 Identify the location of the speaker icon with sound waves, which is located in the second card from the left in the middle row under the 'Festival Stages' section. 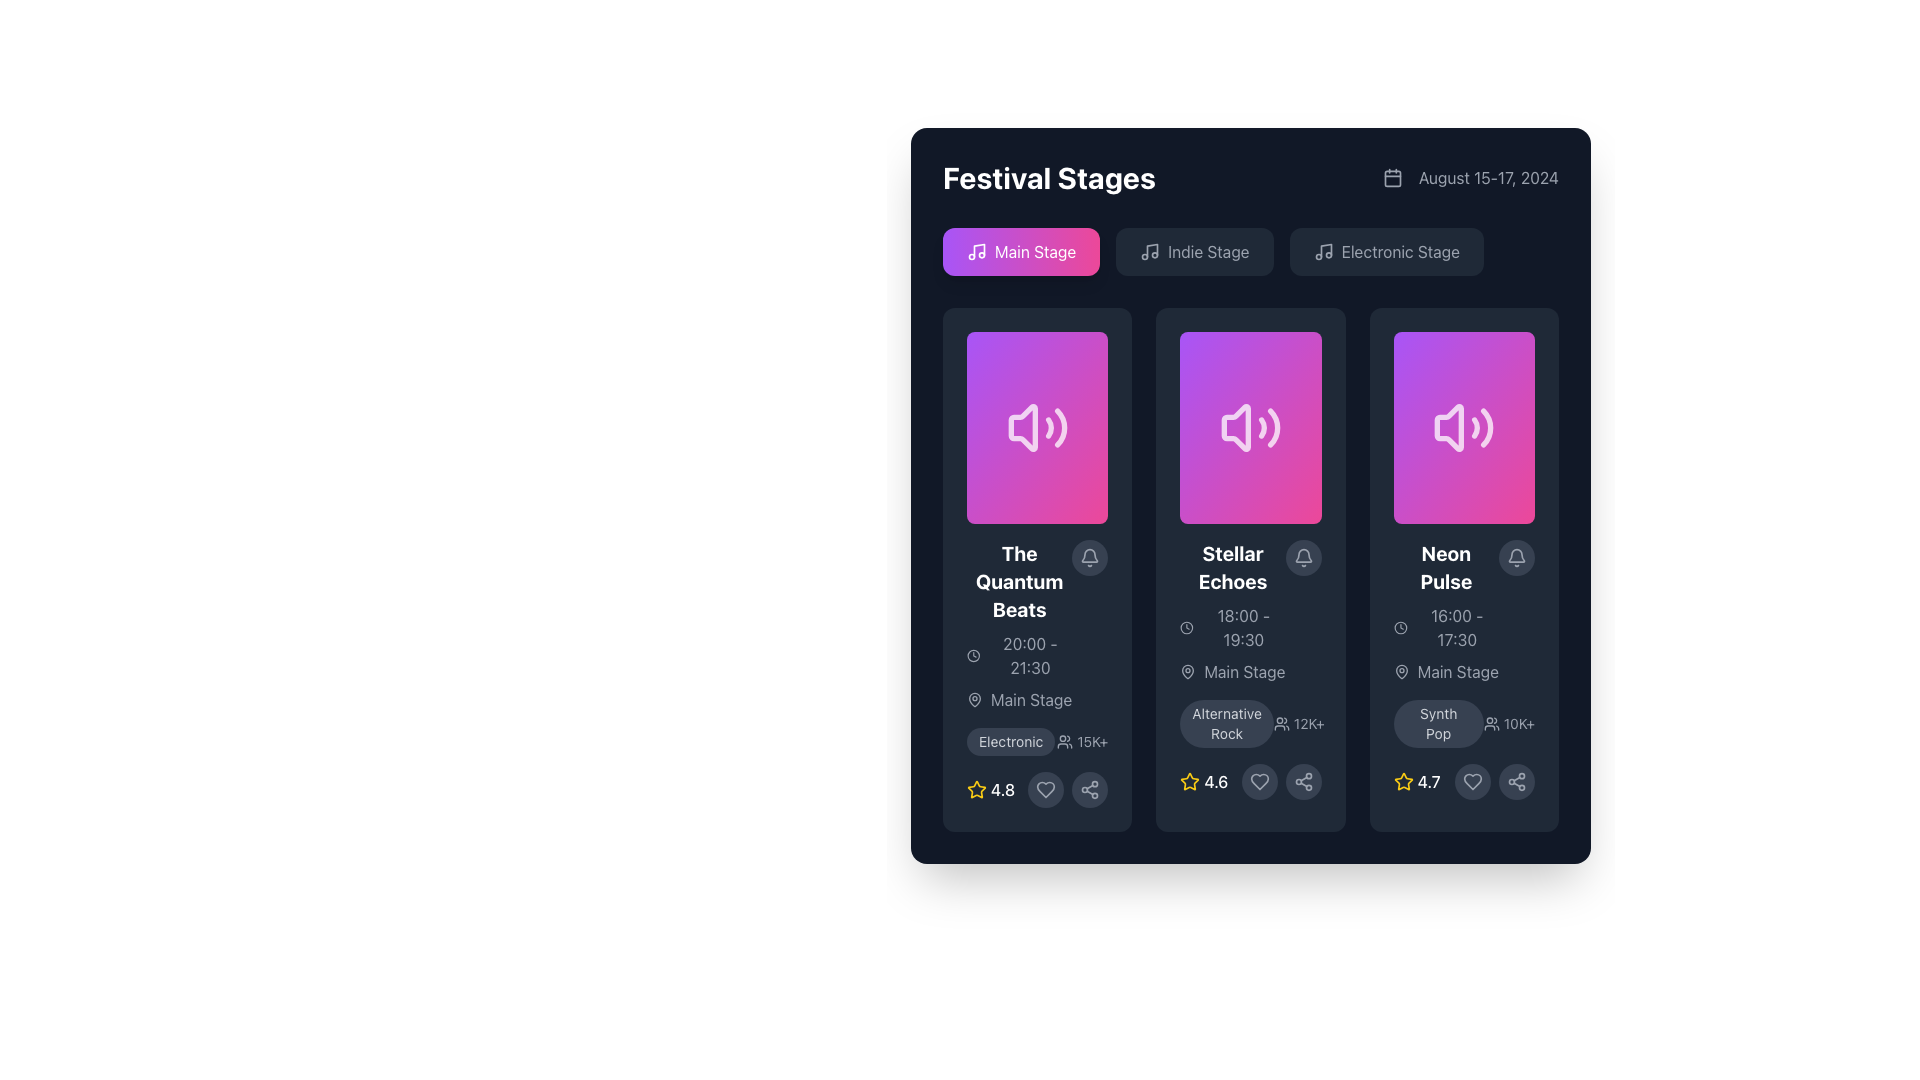
(1250, 427).